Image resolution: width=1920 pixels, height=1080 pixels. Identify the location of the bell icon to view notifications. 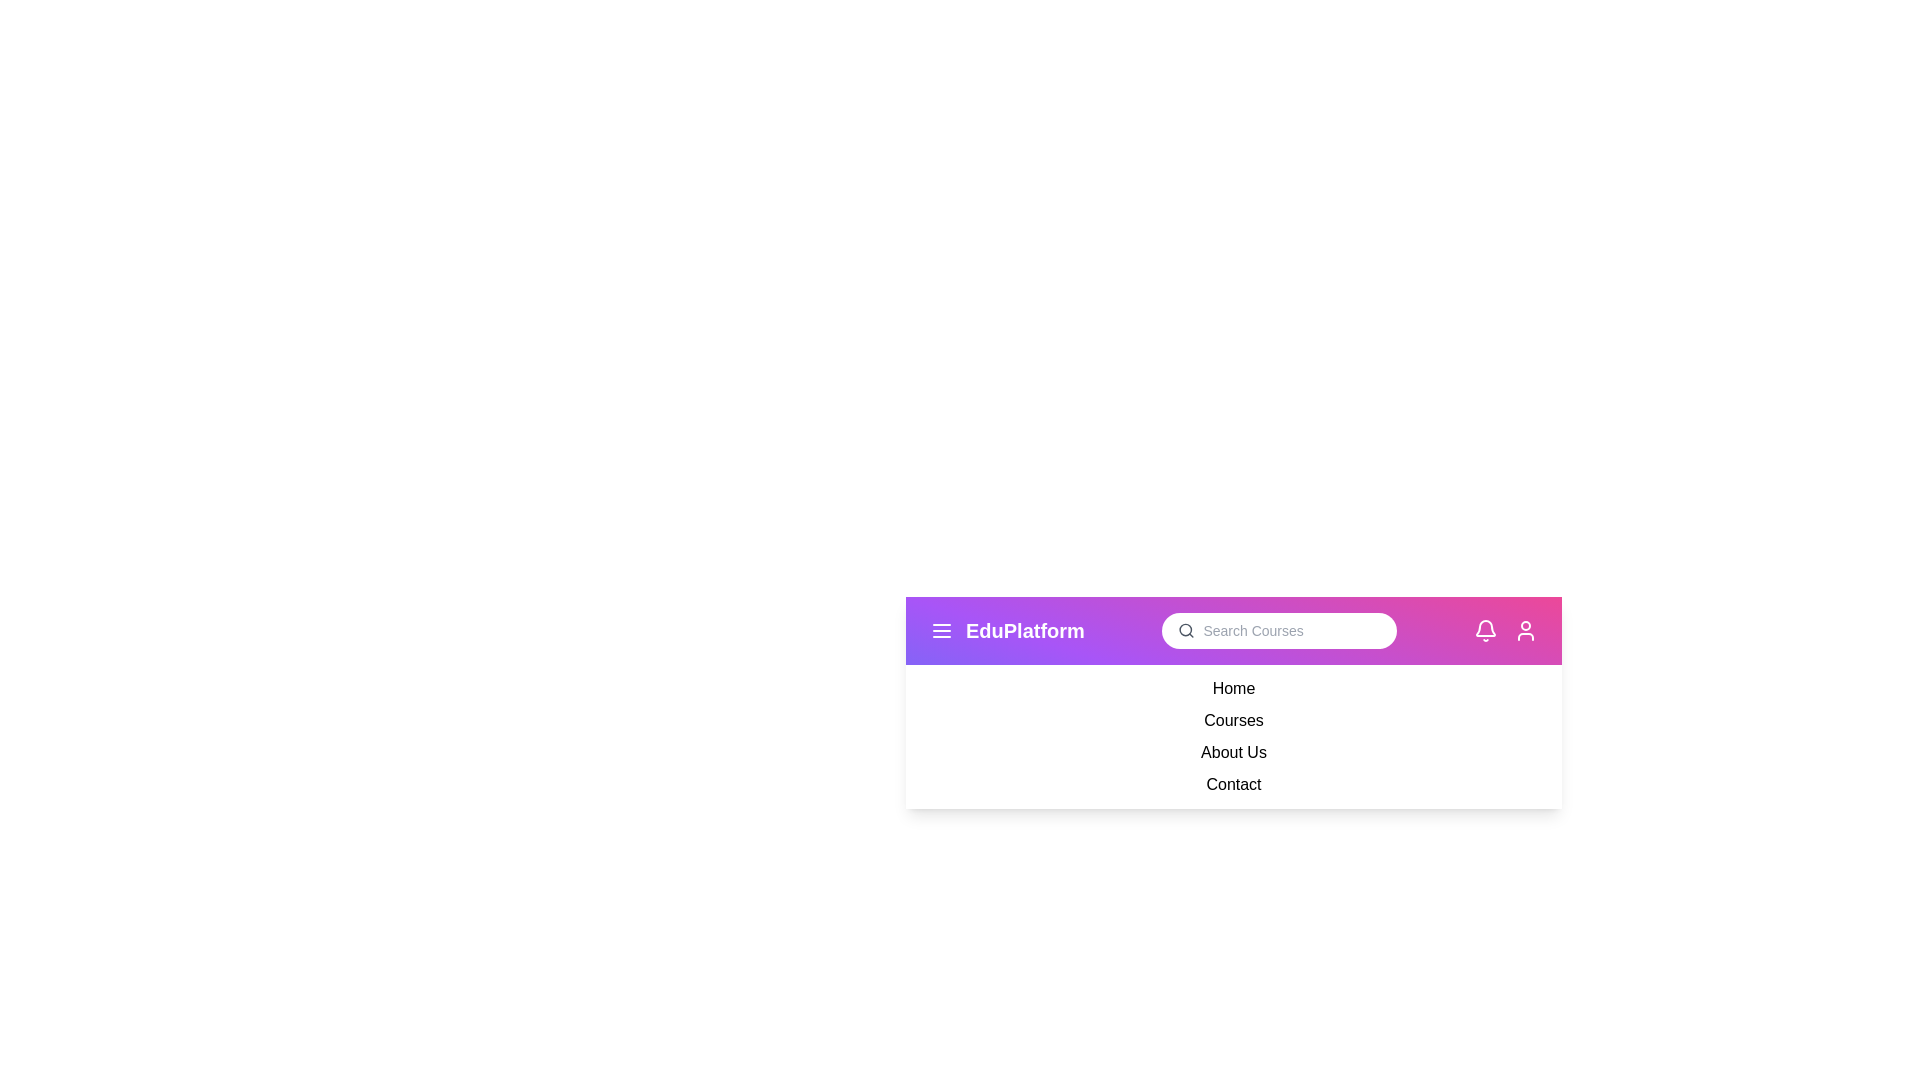
(1486, 631).